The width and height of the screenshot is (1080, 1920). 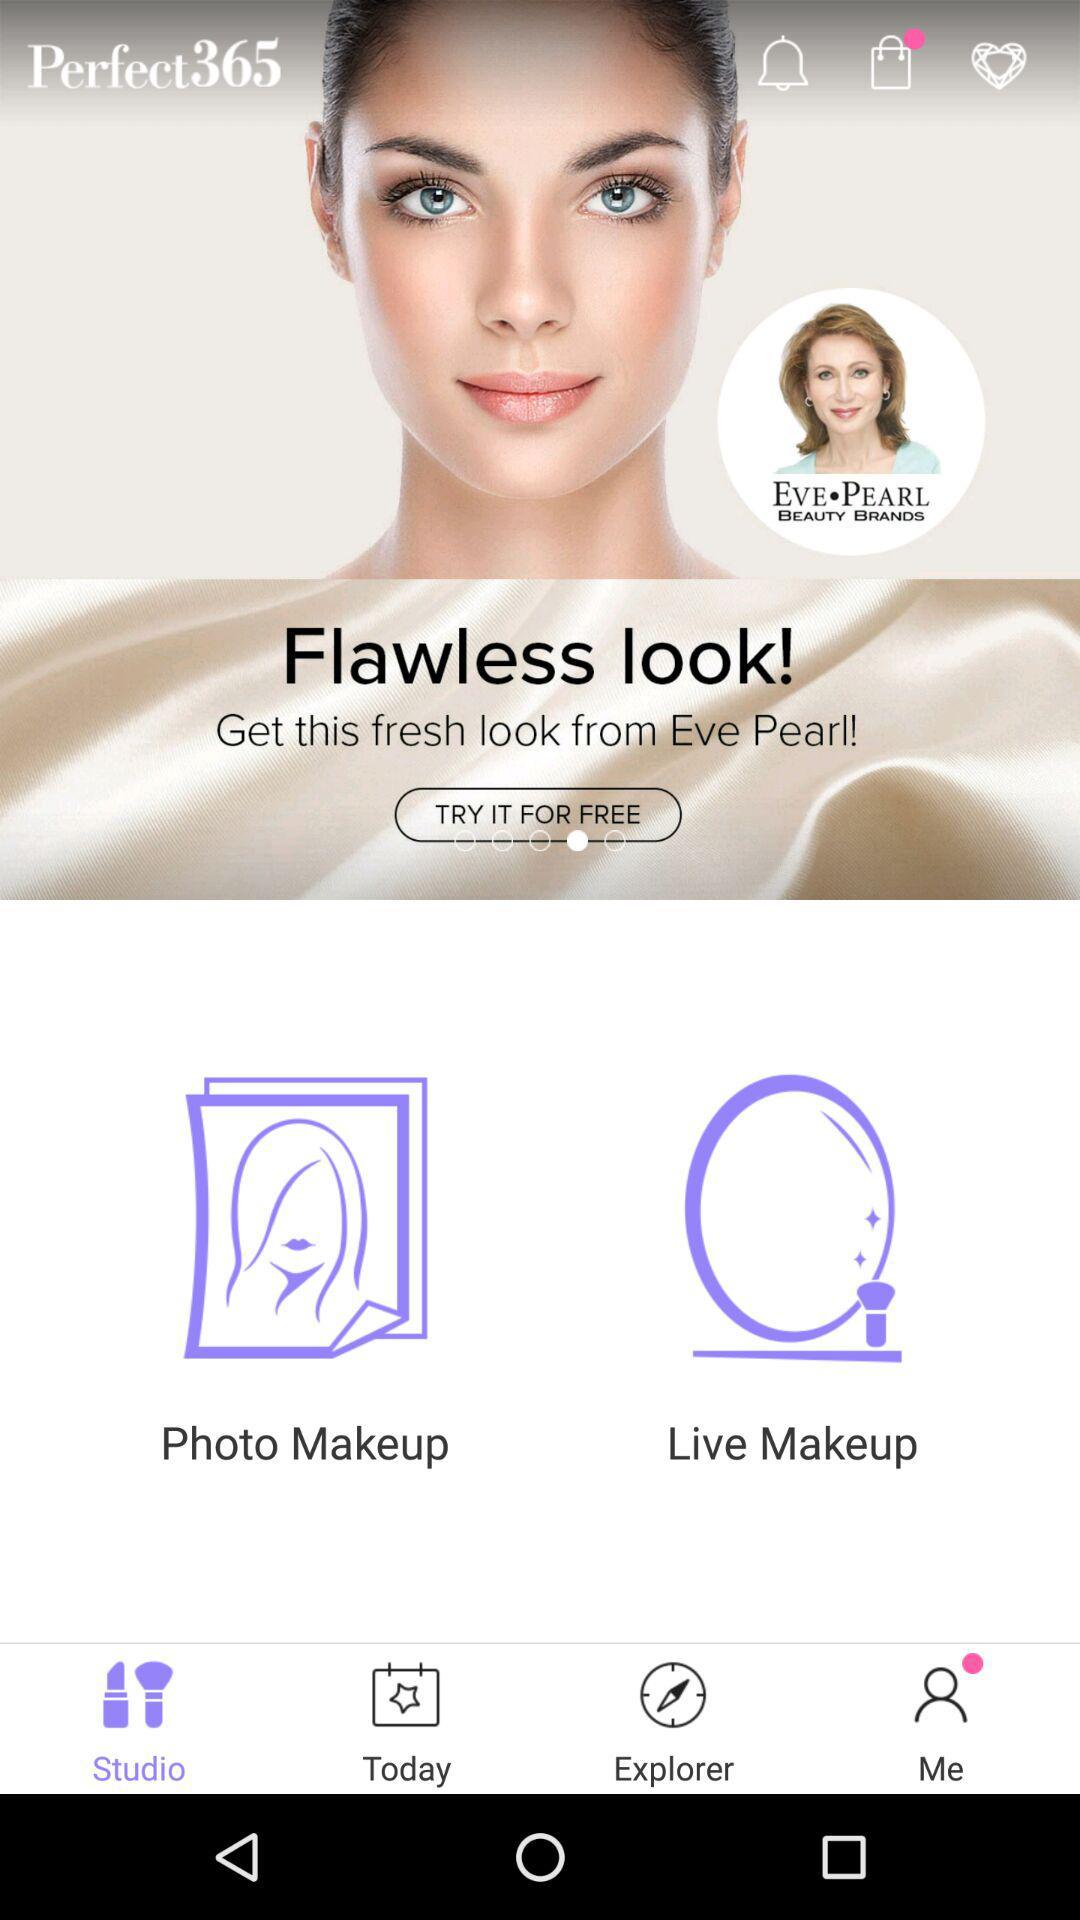 What do you see at coordinates (406, 1717) in the screenshot?
I see `the right of studio` at bounding box center [406, 1717].